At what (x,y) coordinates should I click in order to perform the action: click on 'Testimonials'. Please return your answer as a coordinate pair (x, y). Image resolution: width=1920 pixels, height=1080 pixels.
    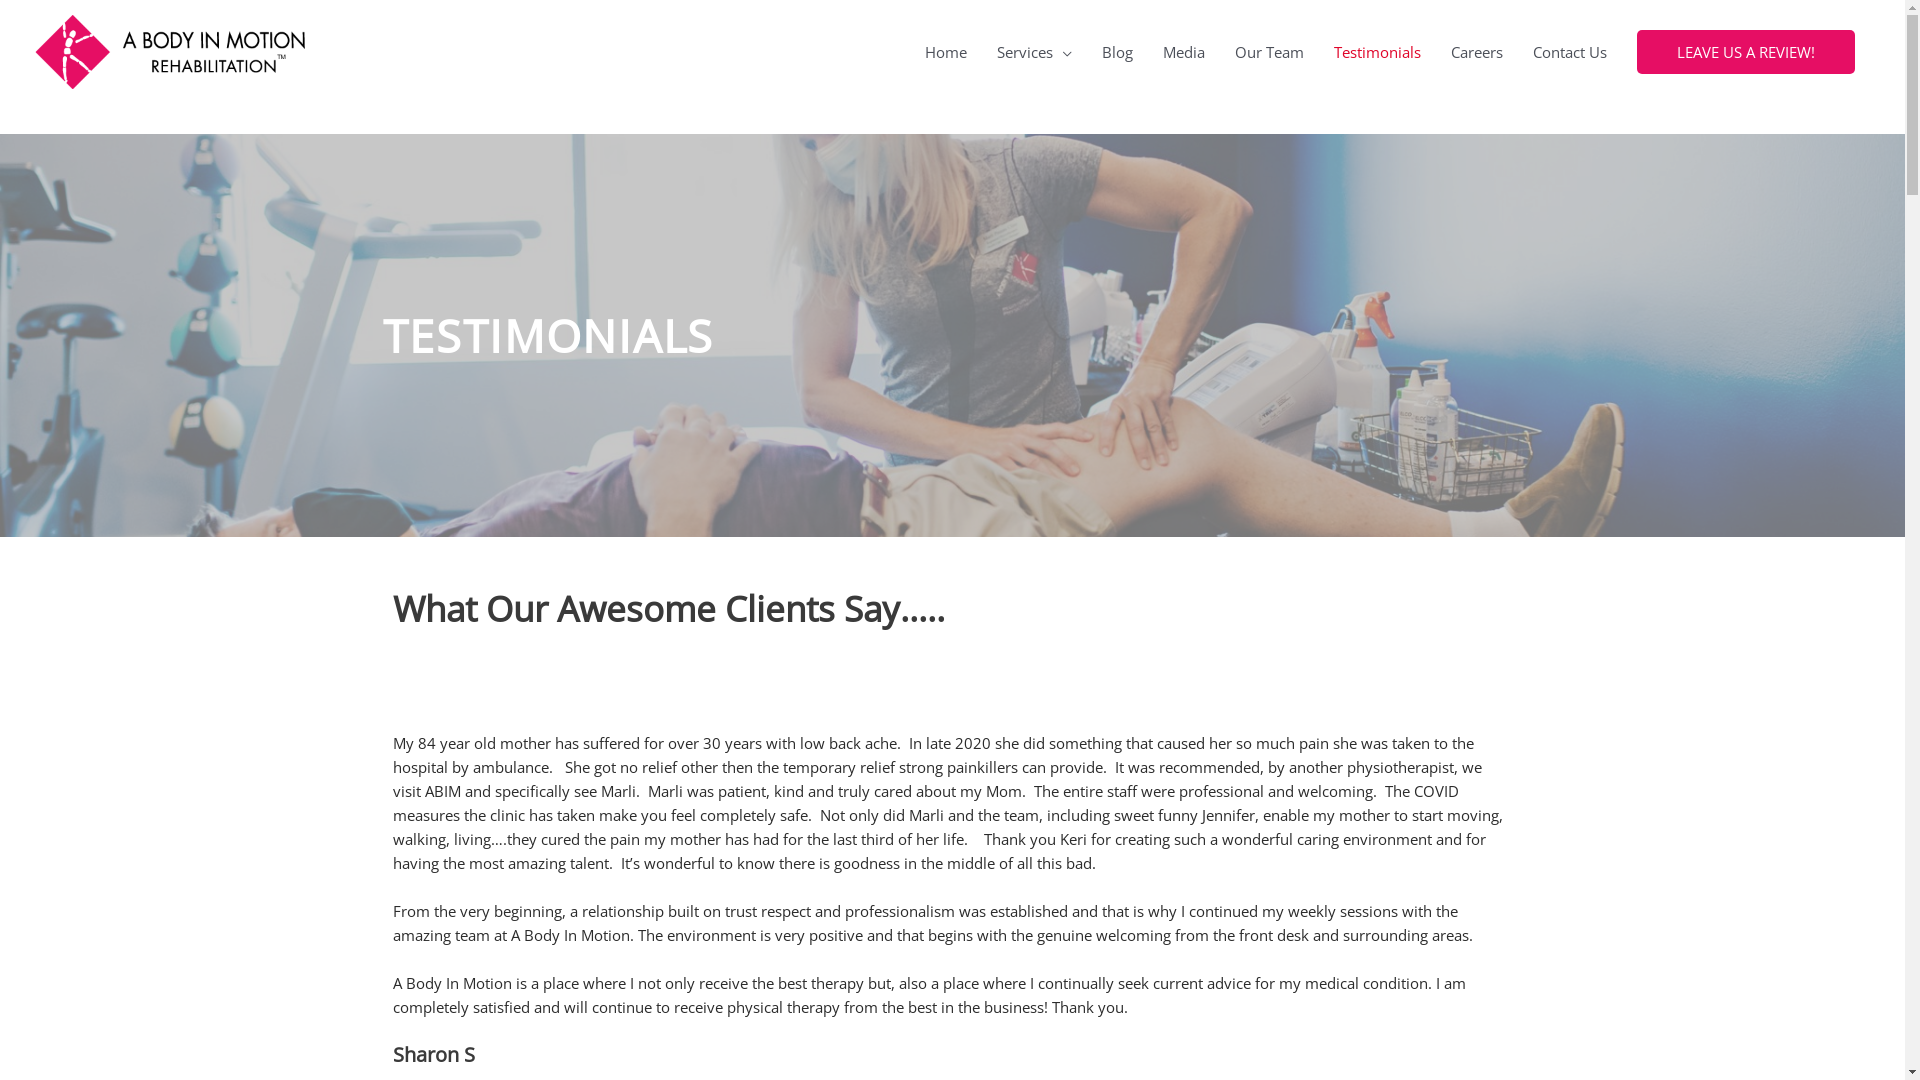
    Looking at the image, I should click on (1376, 50).